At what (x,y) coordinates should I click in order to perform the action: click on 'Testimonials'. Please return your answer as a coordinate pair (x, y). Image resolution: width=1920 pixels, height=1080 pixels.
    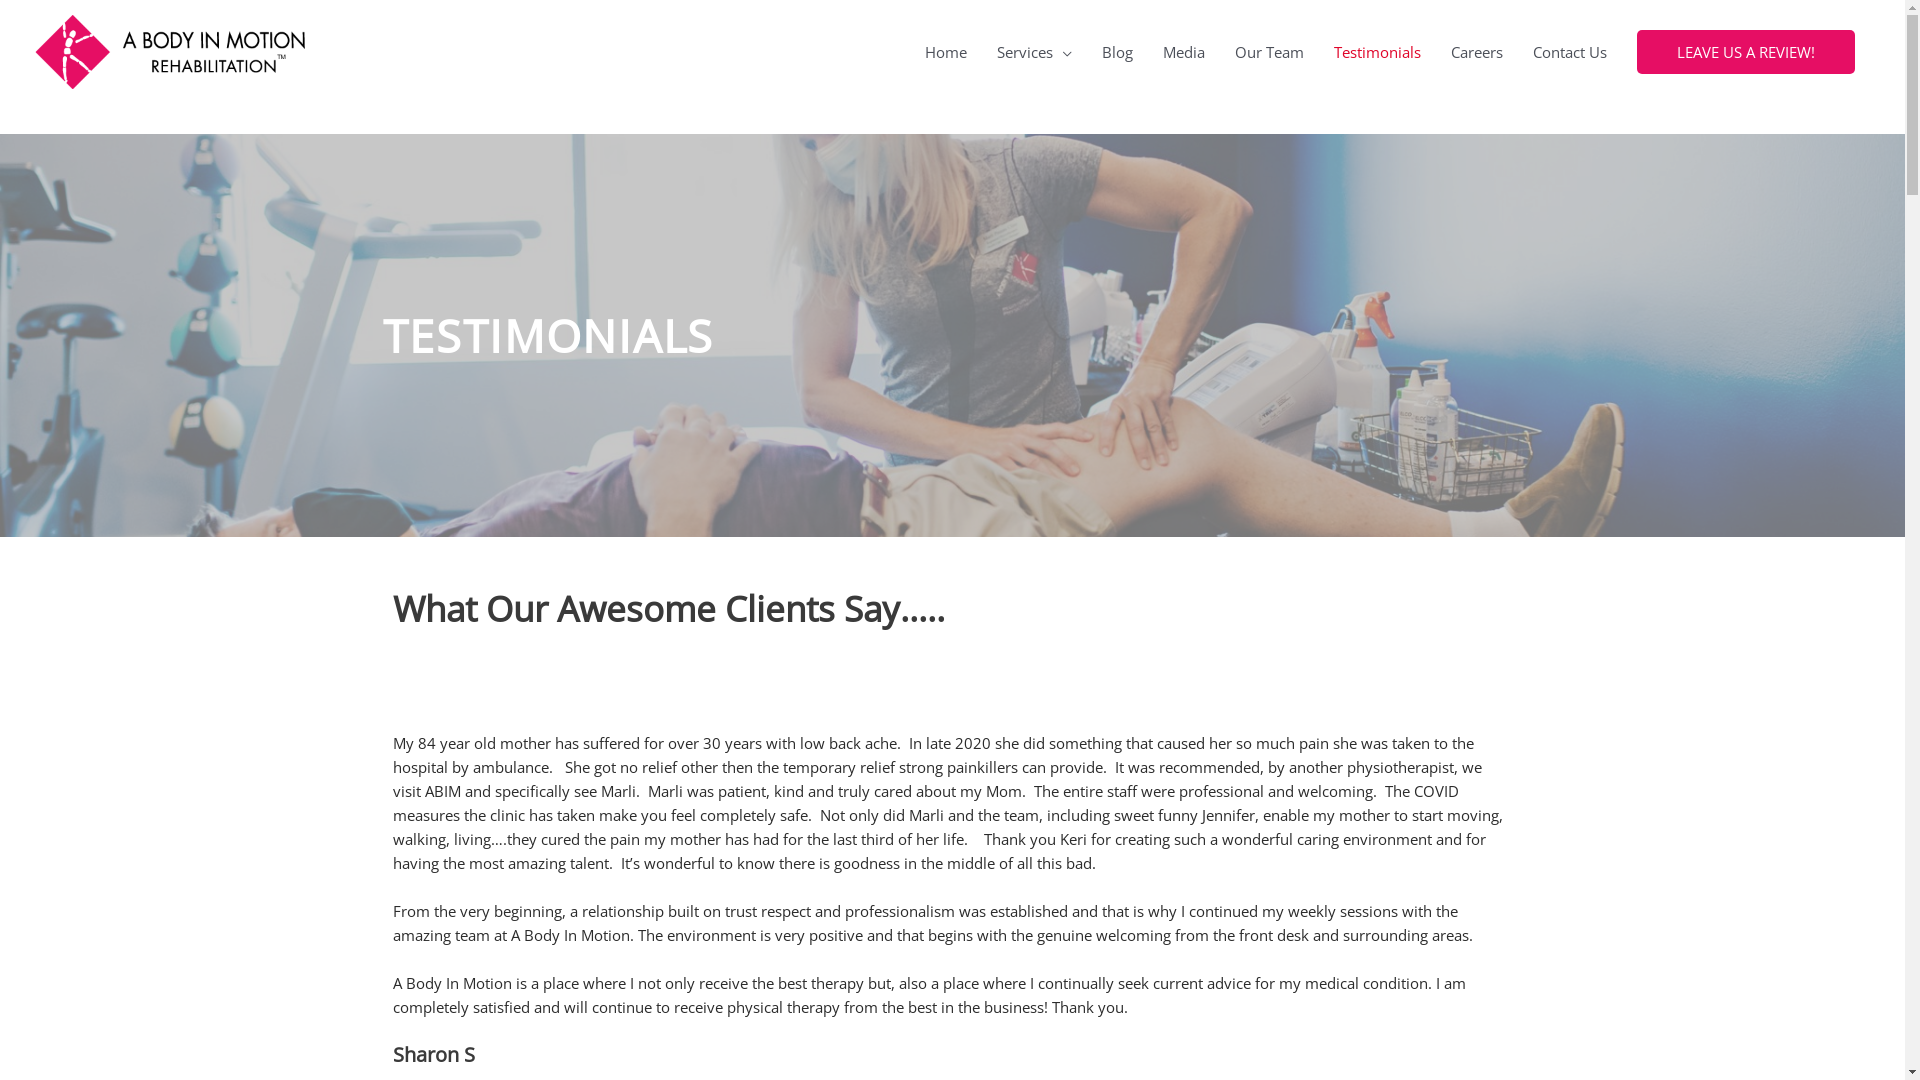
    Looking at the image, I should click on (1376, 50).